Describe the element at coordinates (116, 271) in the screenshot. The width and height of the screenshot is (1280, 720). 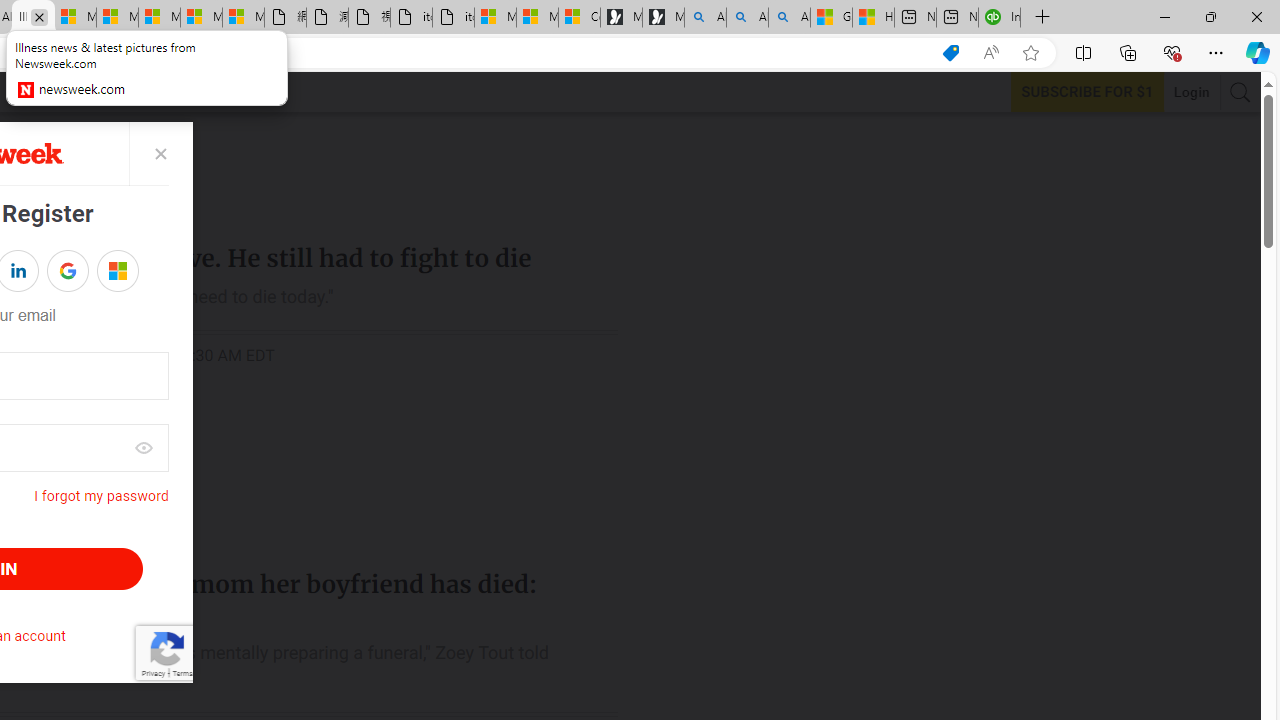
I see `'Sign in as Eugene EugeneLedger601@outlook.com'` at that location.